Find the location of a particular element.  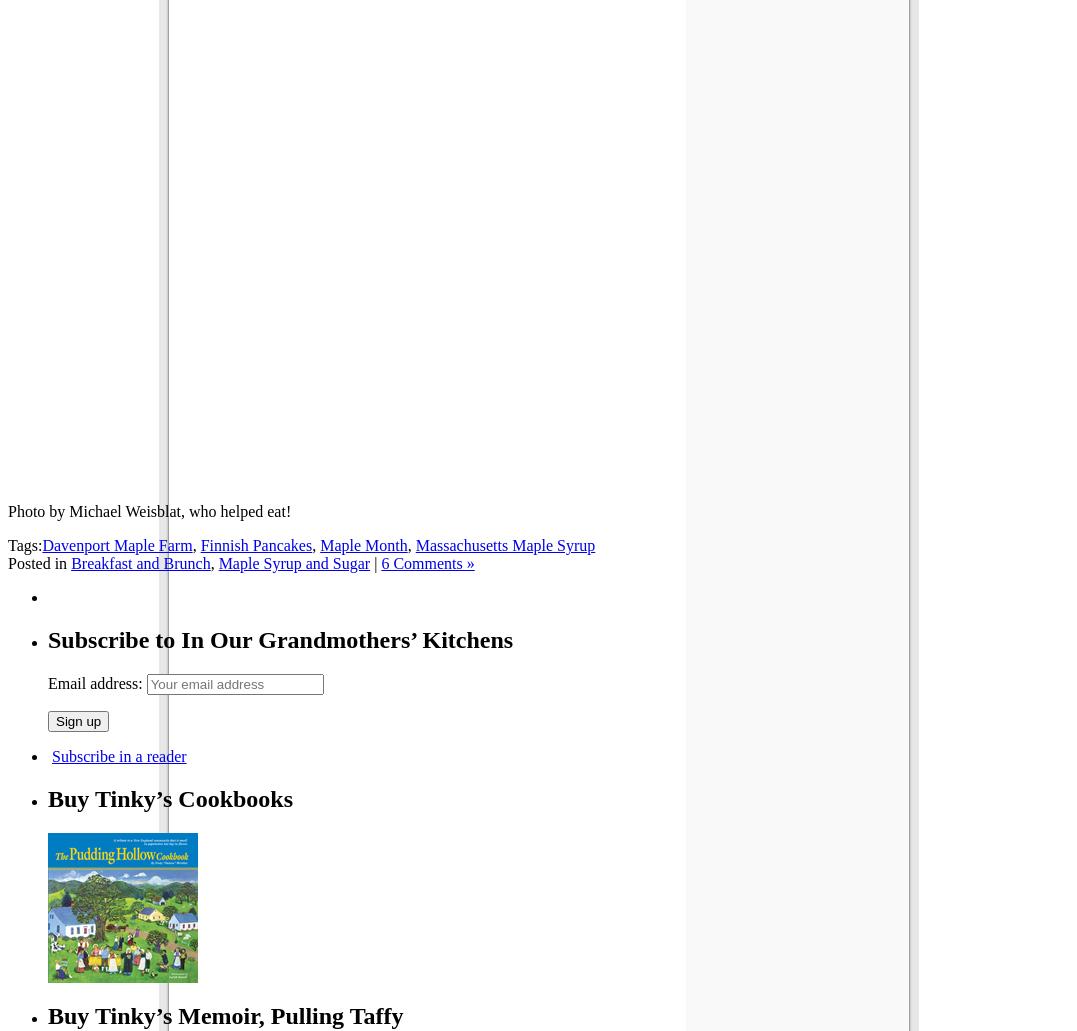

'Posted in' is located at coordinates (38, 562).